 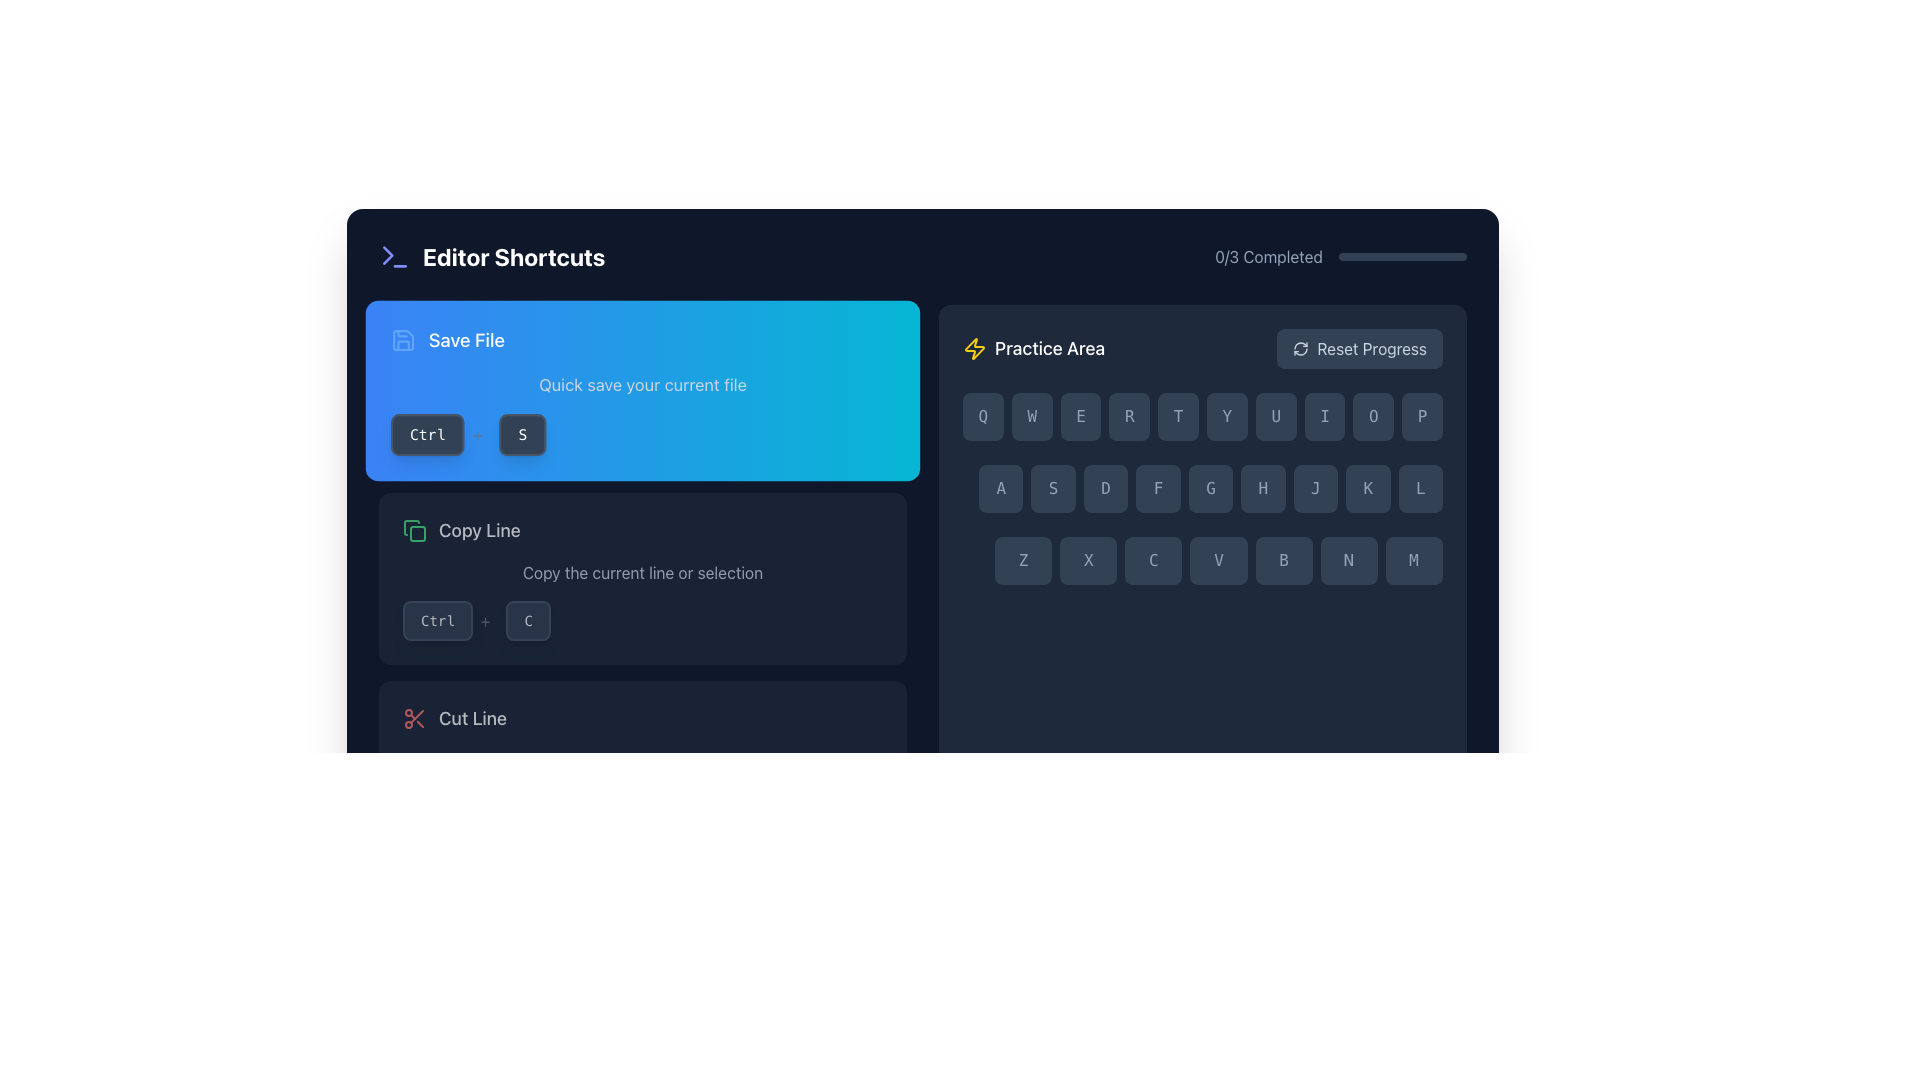 I want to click on the last button in the horizontal grid layout labeled 'L' in the Practice Area section for potential advanced interaction, so click(x=1419, y=489).